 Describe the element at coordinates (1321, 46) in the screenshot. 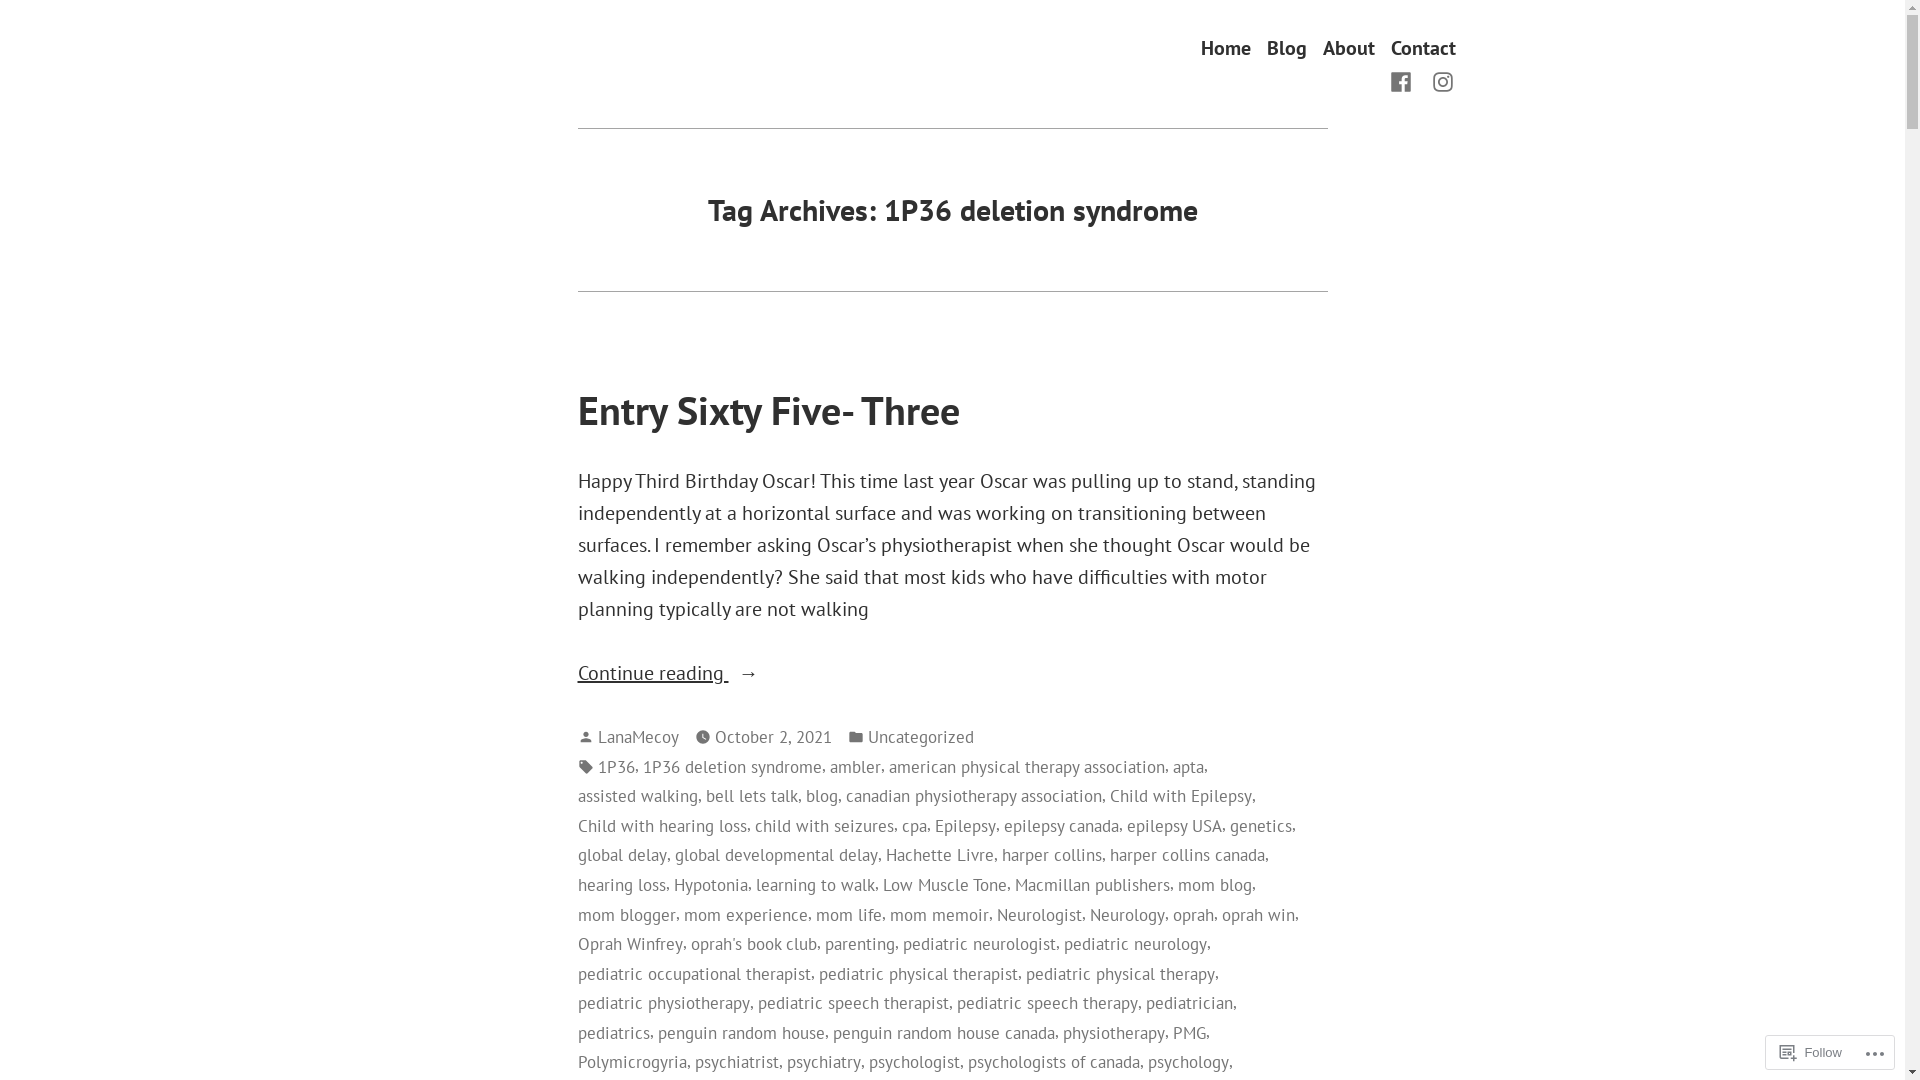

I see `'About'` at that location.